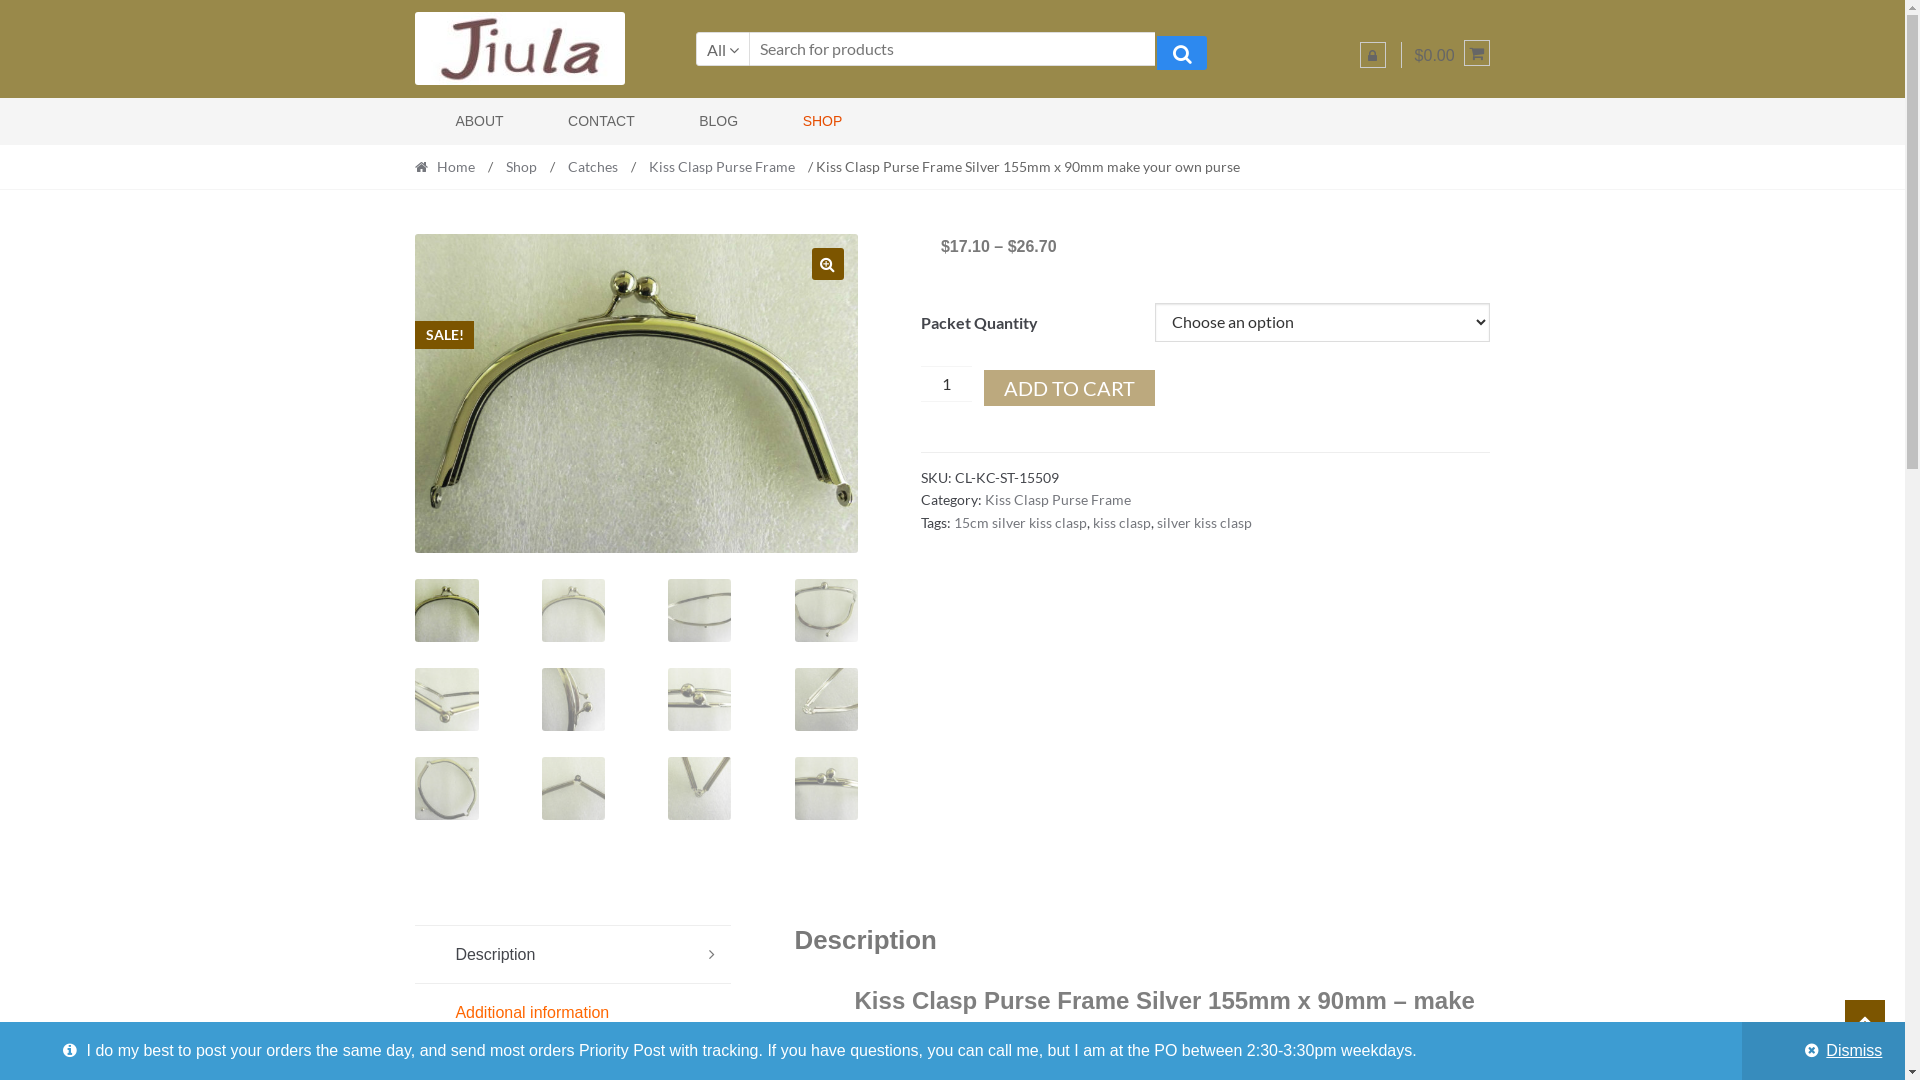  Describe the element at coordinates (984, 498) in the screenshot. I see `'Kiss Clasp Purse Frame'` at that location.